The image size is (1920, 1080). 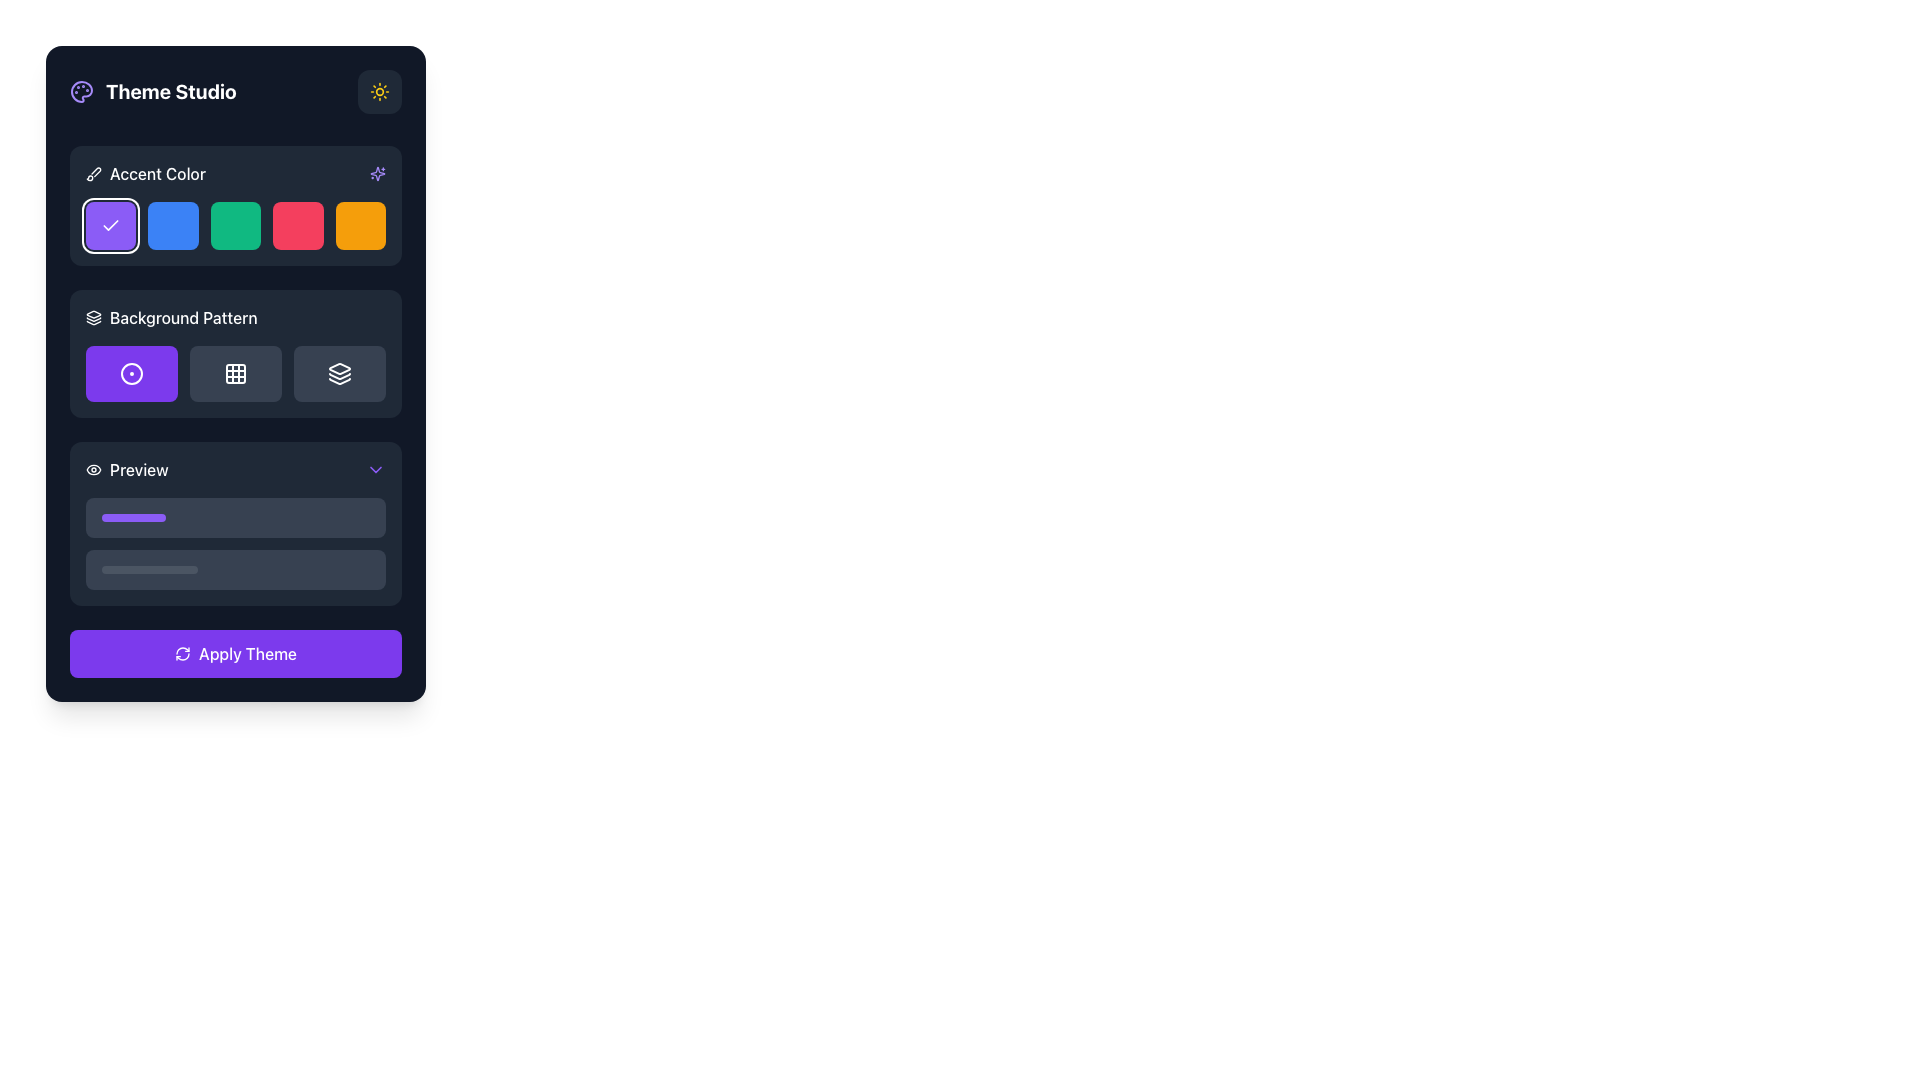 I want to click on the violet-colored palette icon, which resembles an artist's palette with paint spots, located on the left side of the 'Theme Studio' section, so click(x=80, y=92).